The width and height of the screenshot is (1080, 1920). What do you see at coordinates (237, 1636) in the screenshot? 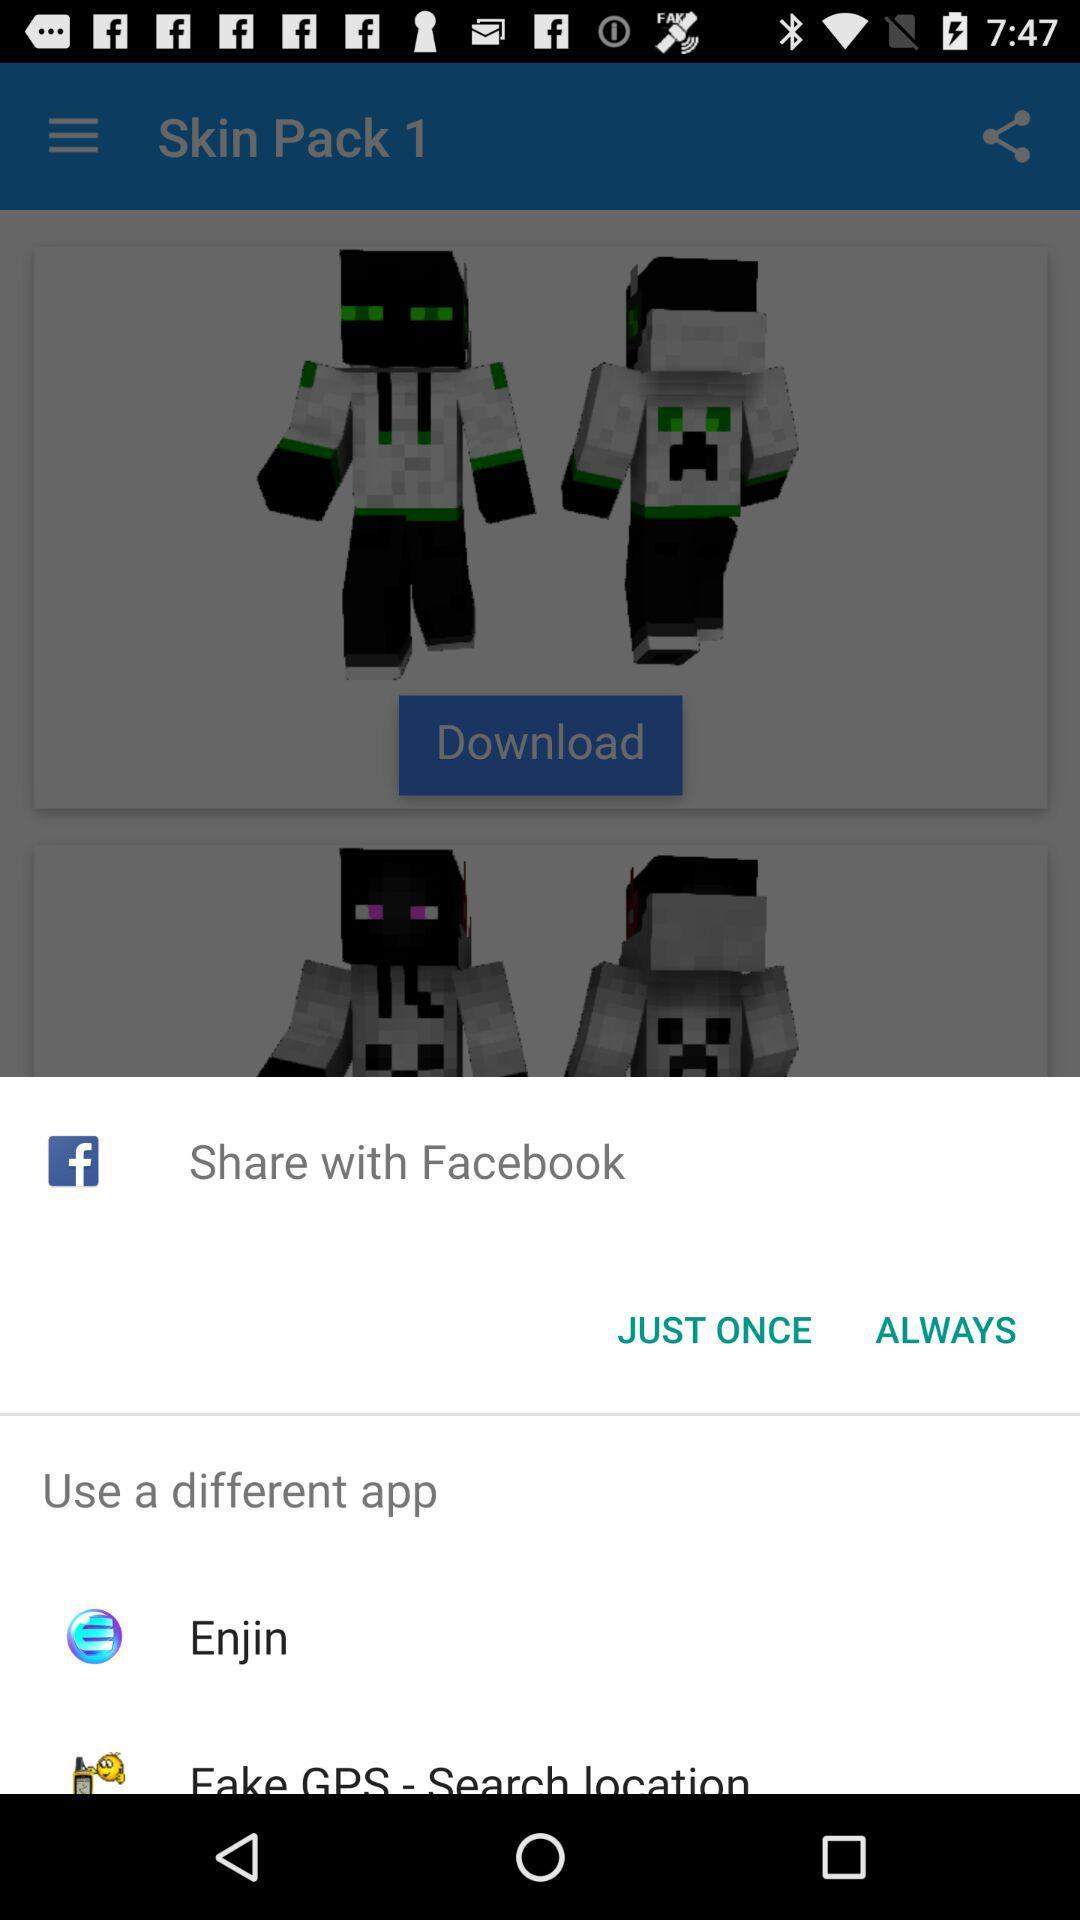
I see `enjin` at bounding box center [237, 1636].